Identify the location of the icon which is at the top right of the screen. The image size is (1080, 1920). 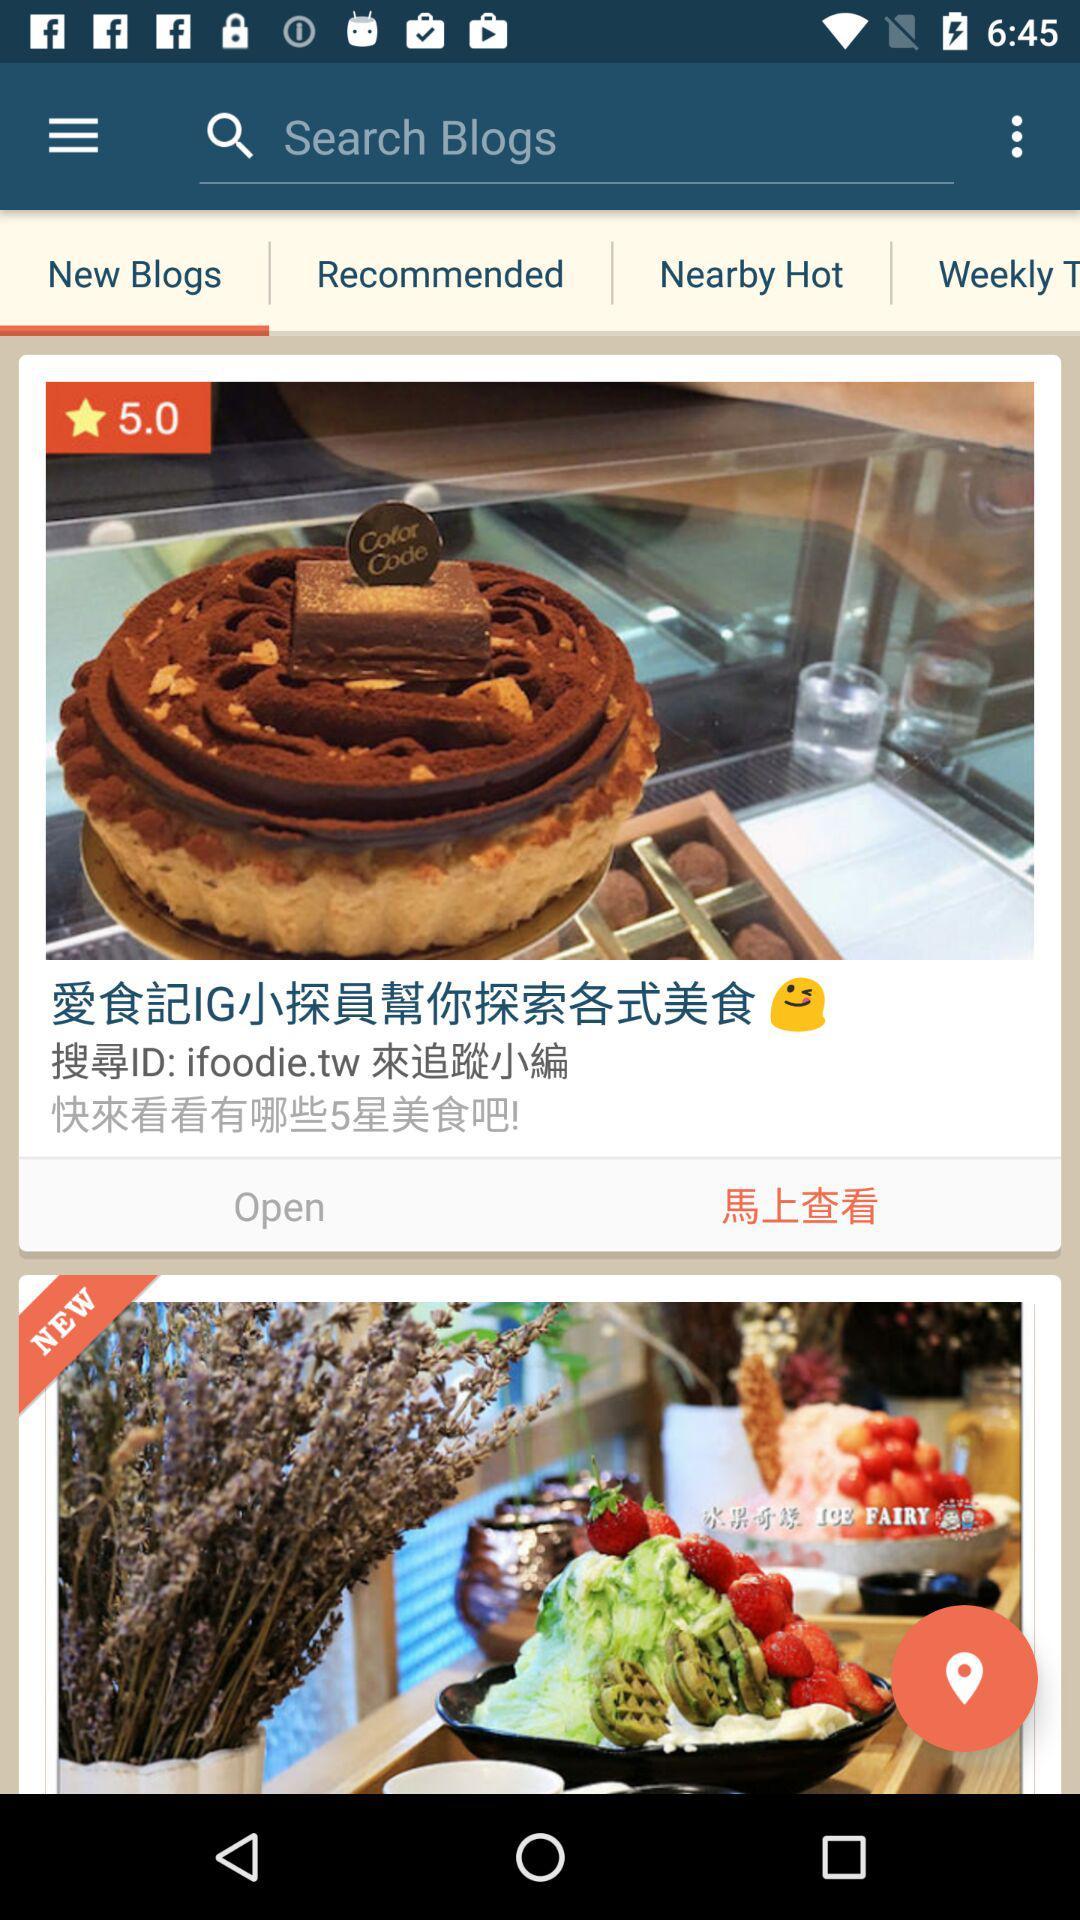
(1017, 136).